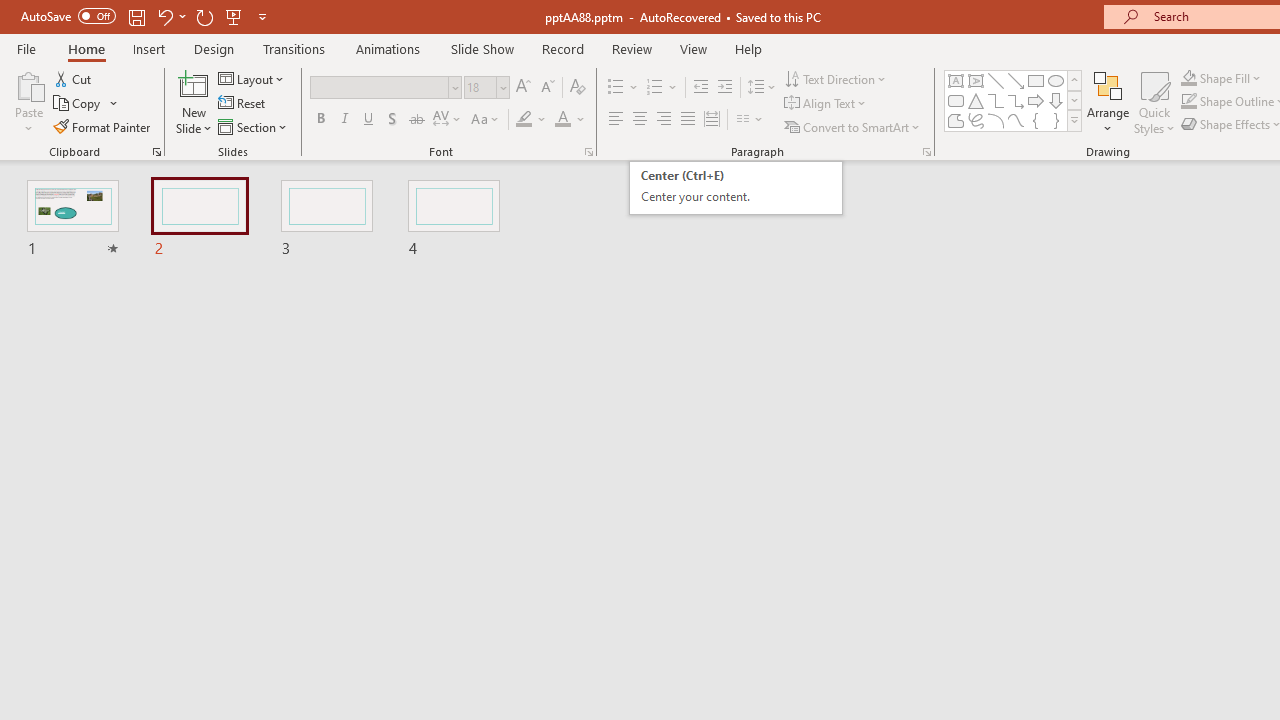 Image resolution: width=1280 pixels, height=720 pixels. What do you see at coordinates (28, 84) in the screenshot?
I see `'Paste'` at bounding box center [28, 84].